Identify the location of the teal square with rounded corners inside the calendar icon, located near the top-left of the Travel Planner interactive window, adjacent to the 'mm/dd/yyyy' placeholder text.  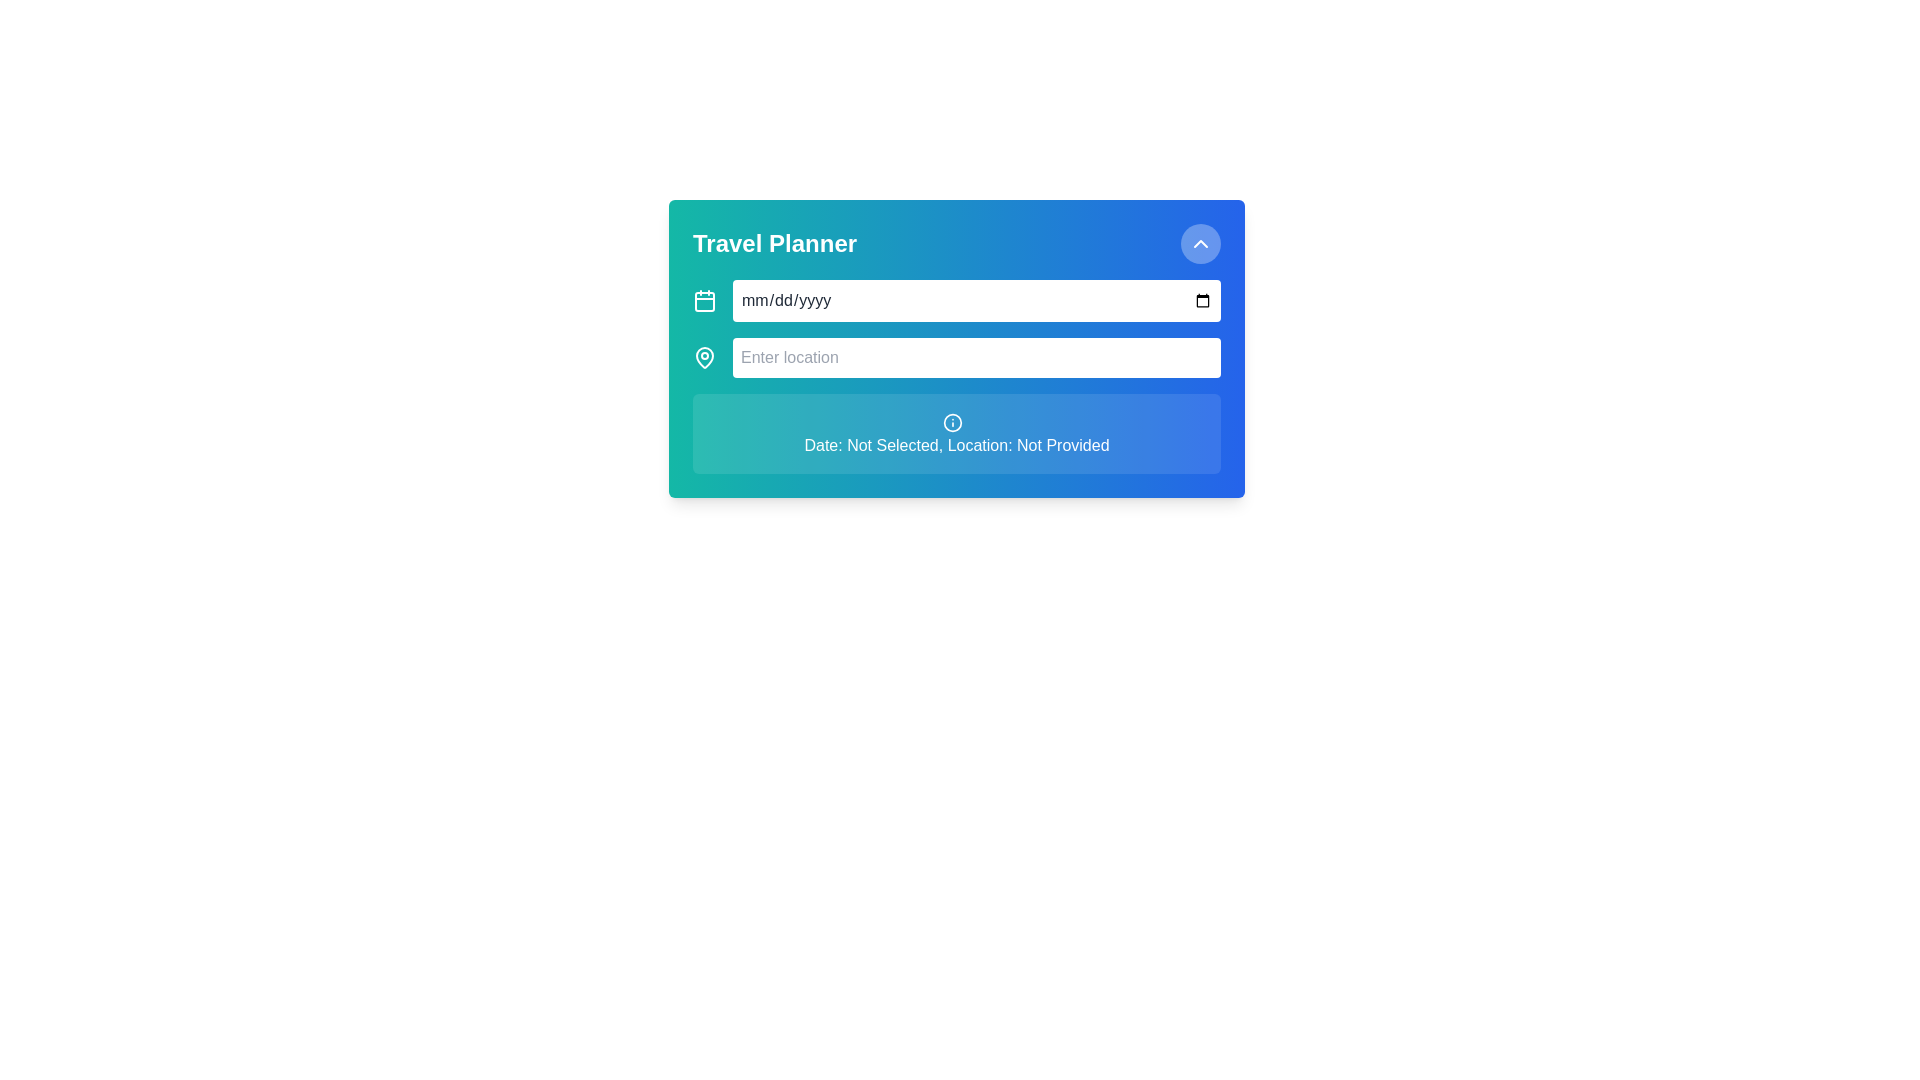
(705, 301).